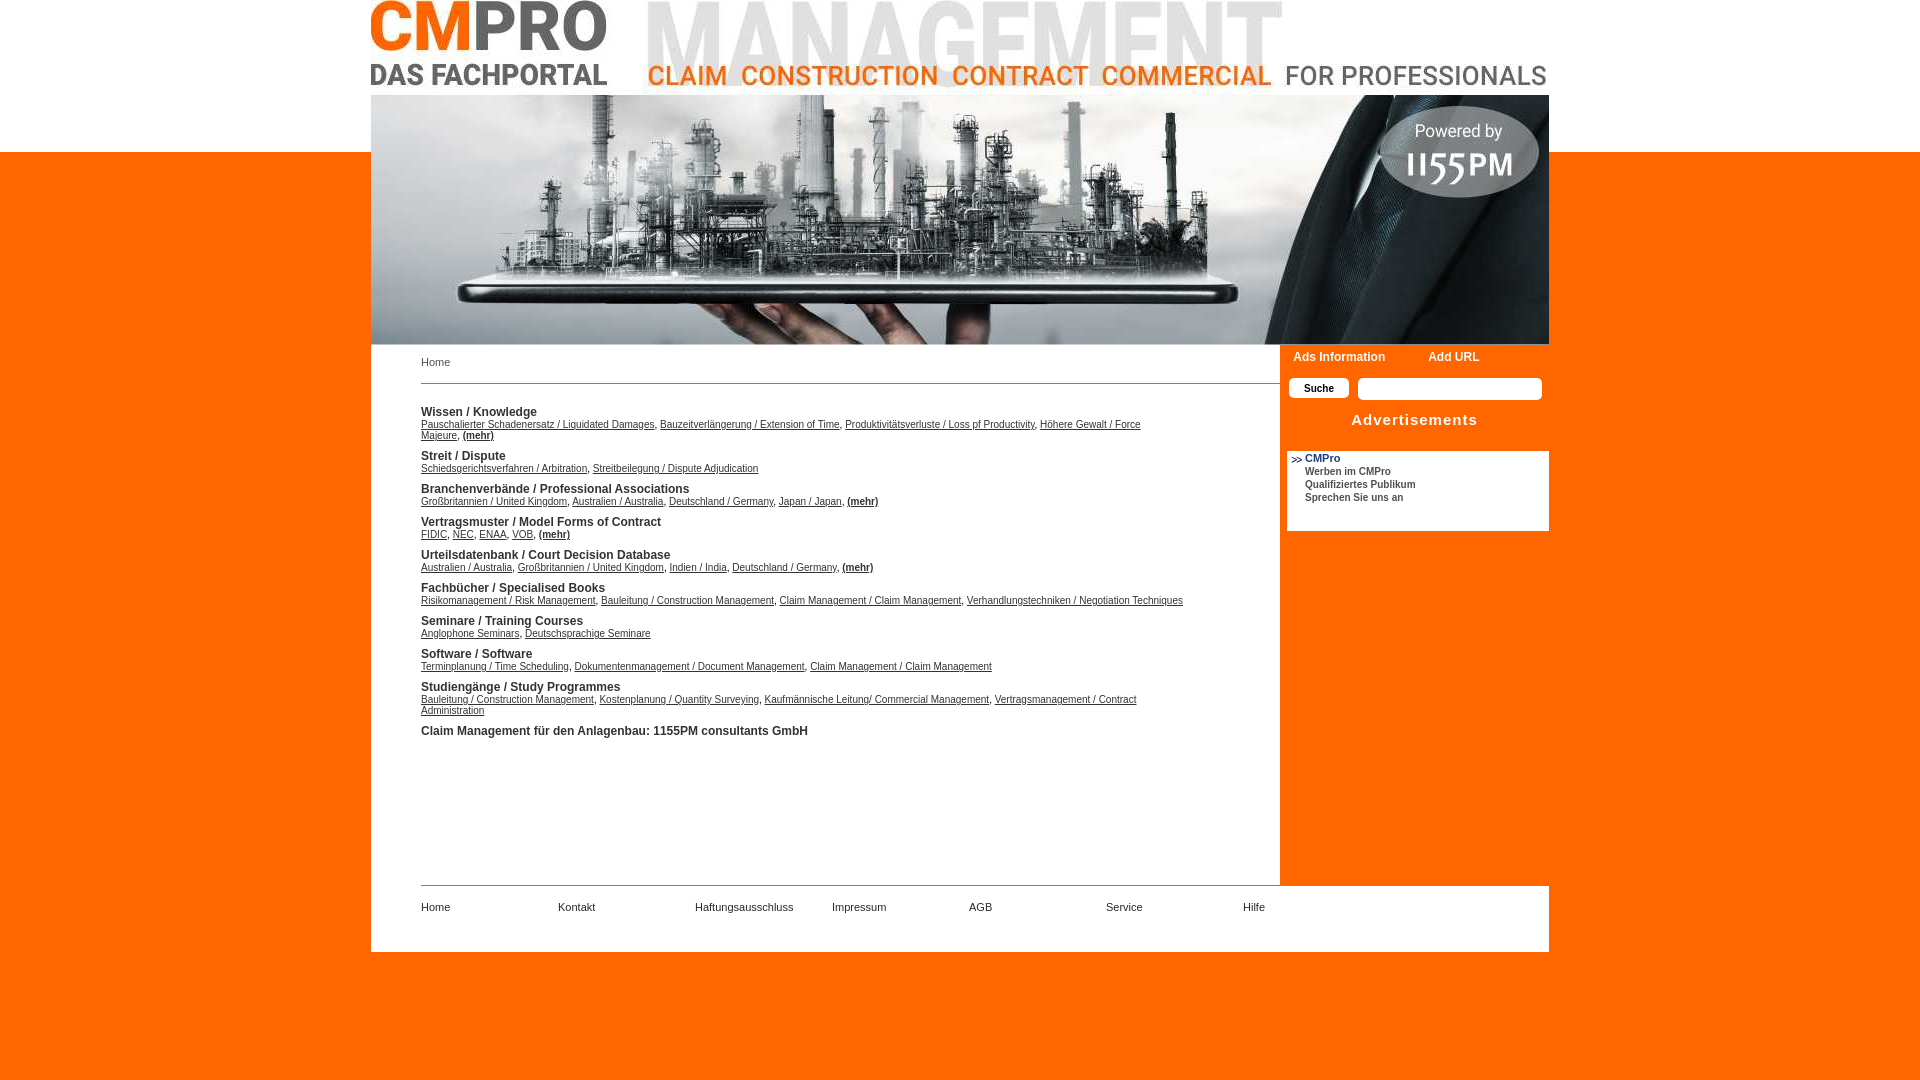 The width and height of the screenshot is (1920, 1080). I want to click on 'Australien / Australia', so click(616, 500).